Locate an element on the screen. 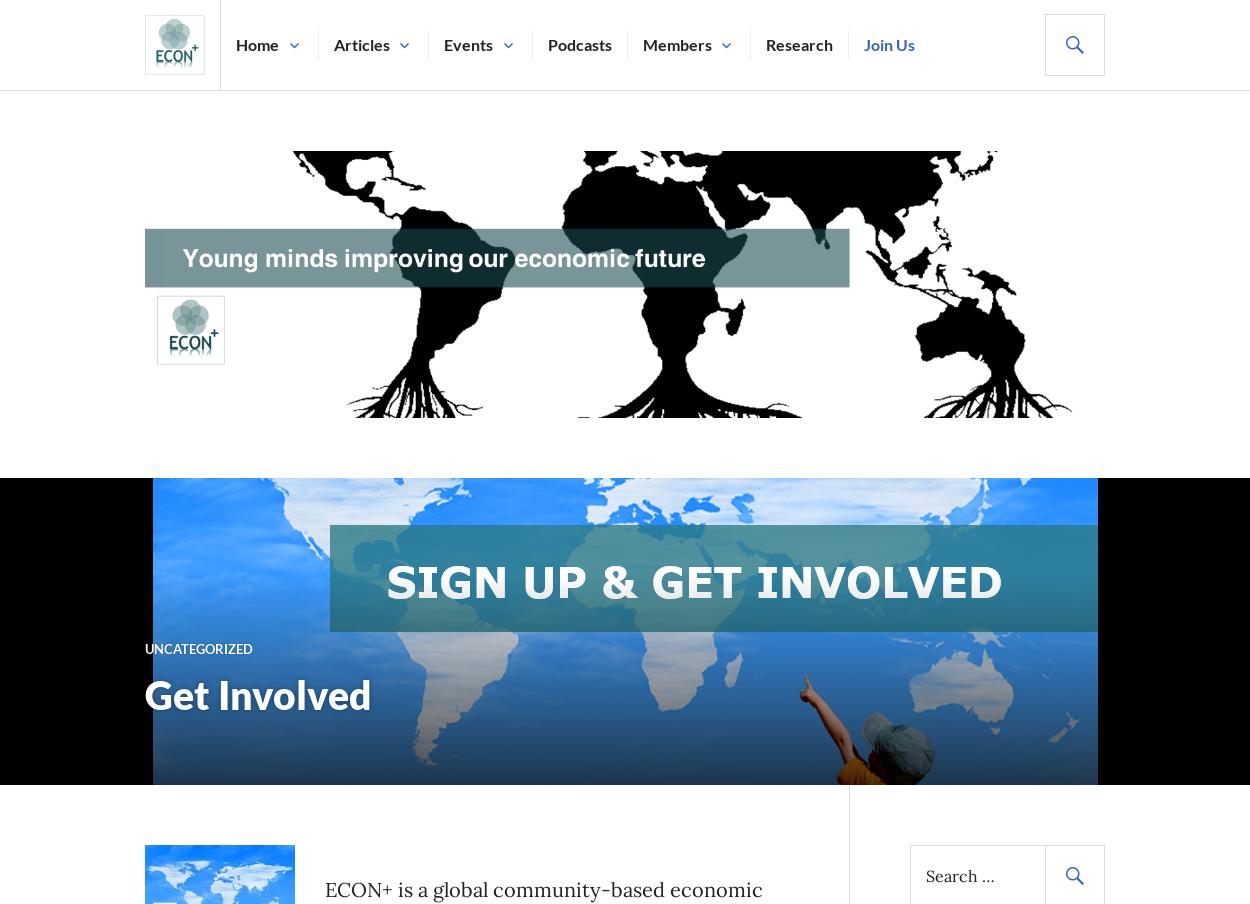 This screenshot has width=1250, height=904. 'Join Us' is located at coordinates (889, 43).